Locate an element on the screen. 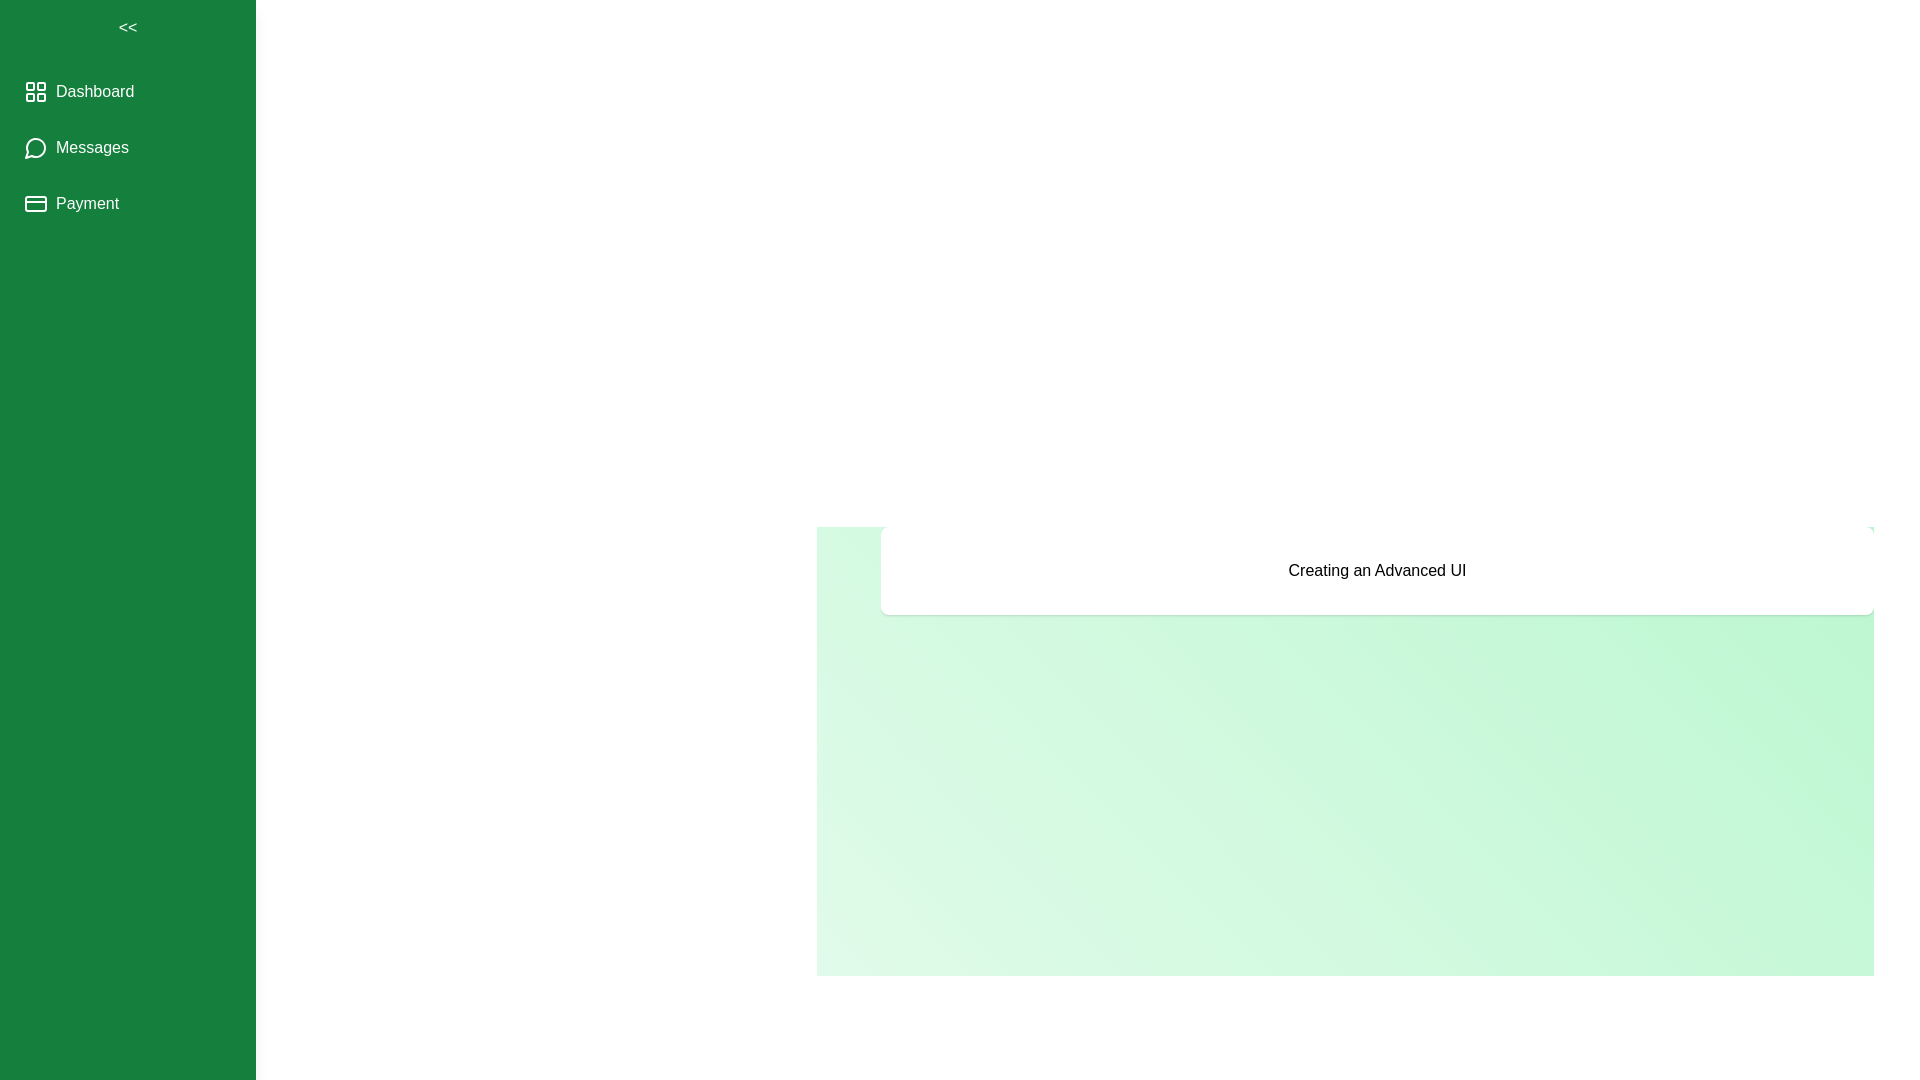  the collapsible menu toggle button located in the top-left corner of the sidebar is located at coordinates (127, 27).